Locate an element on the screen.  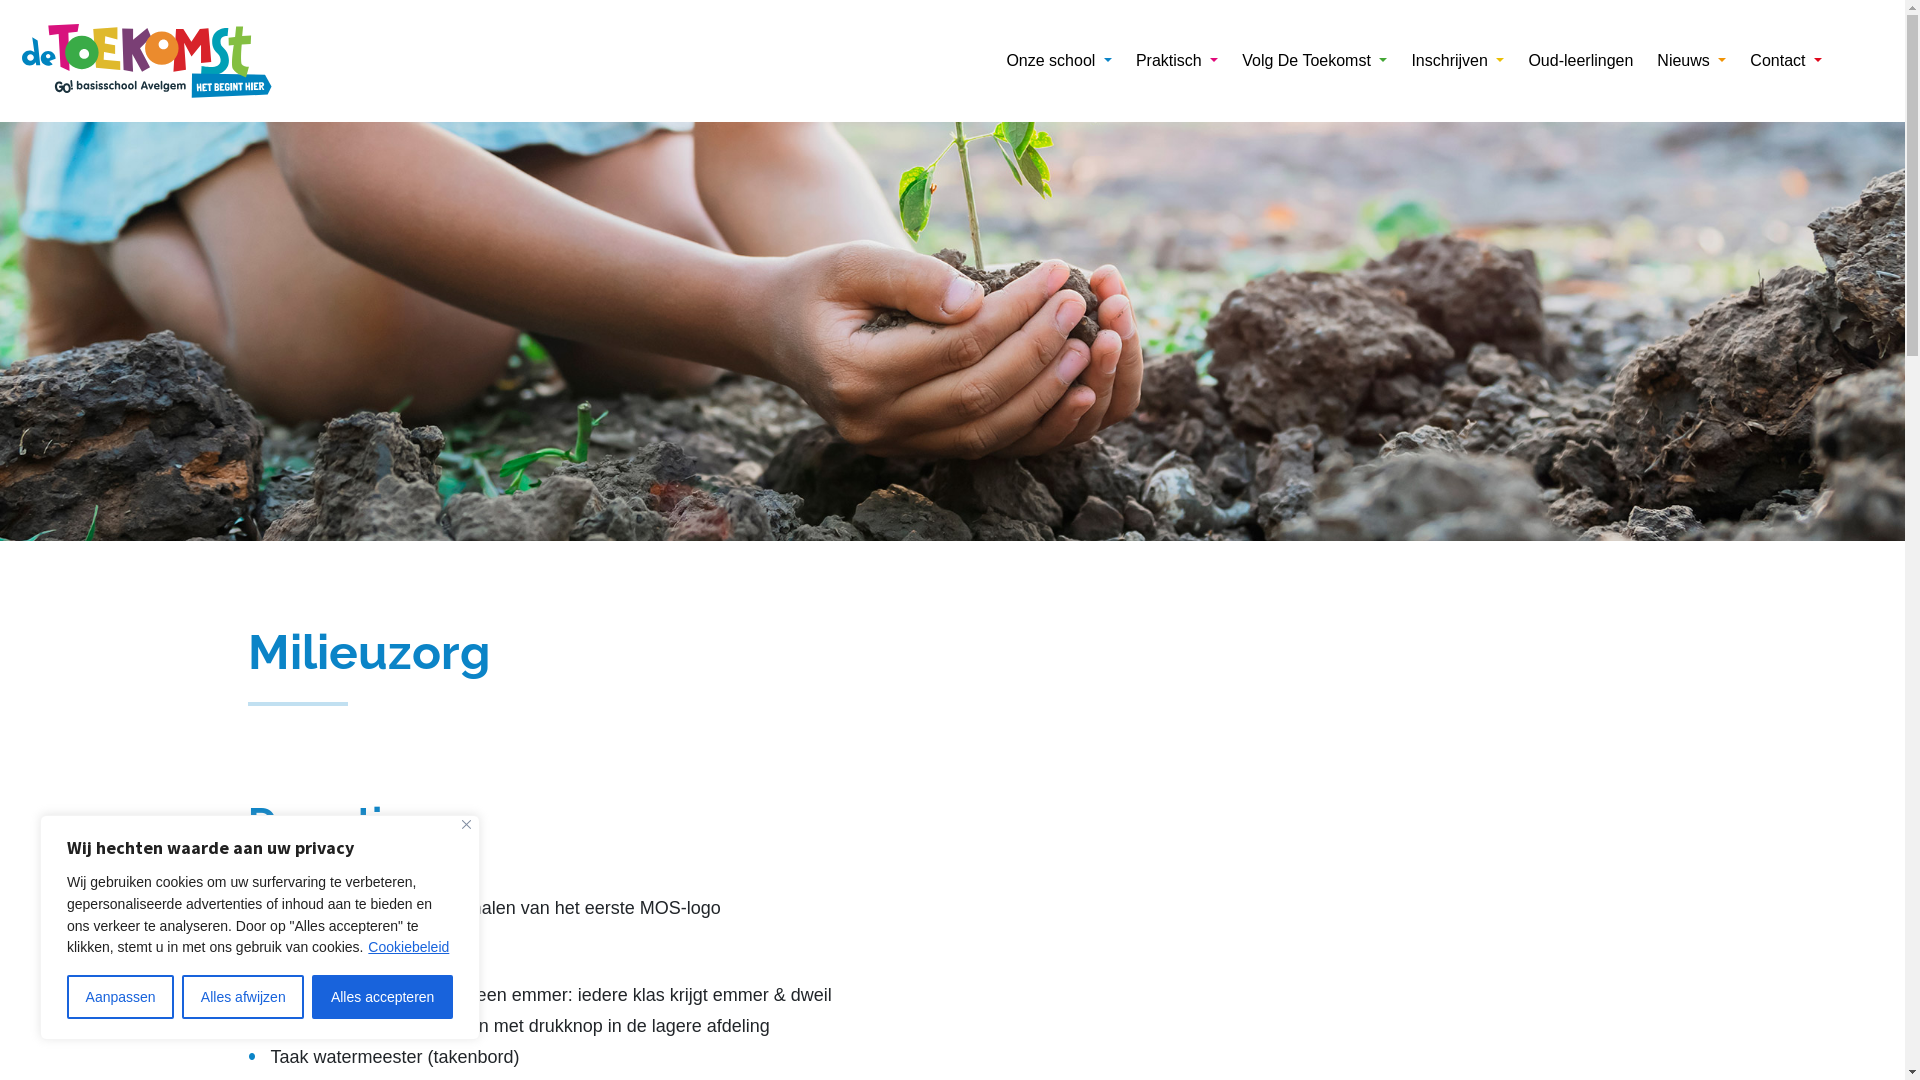
'Onze school' is located at coordinates (1057, 60).